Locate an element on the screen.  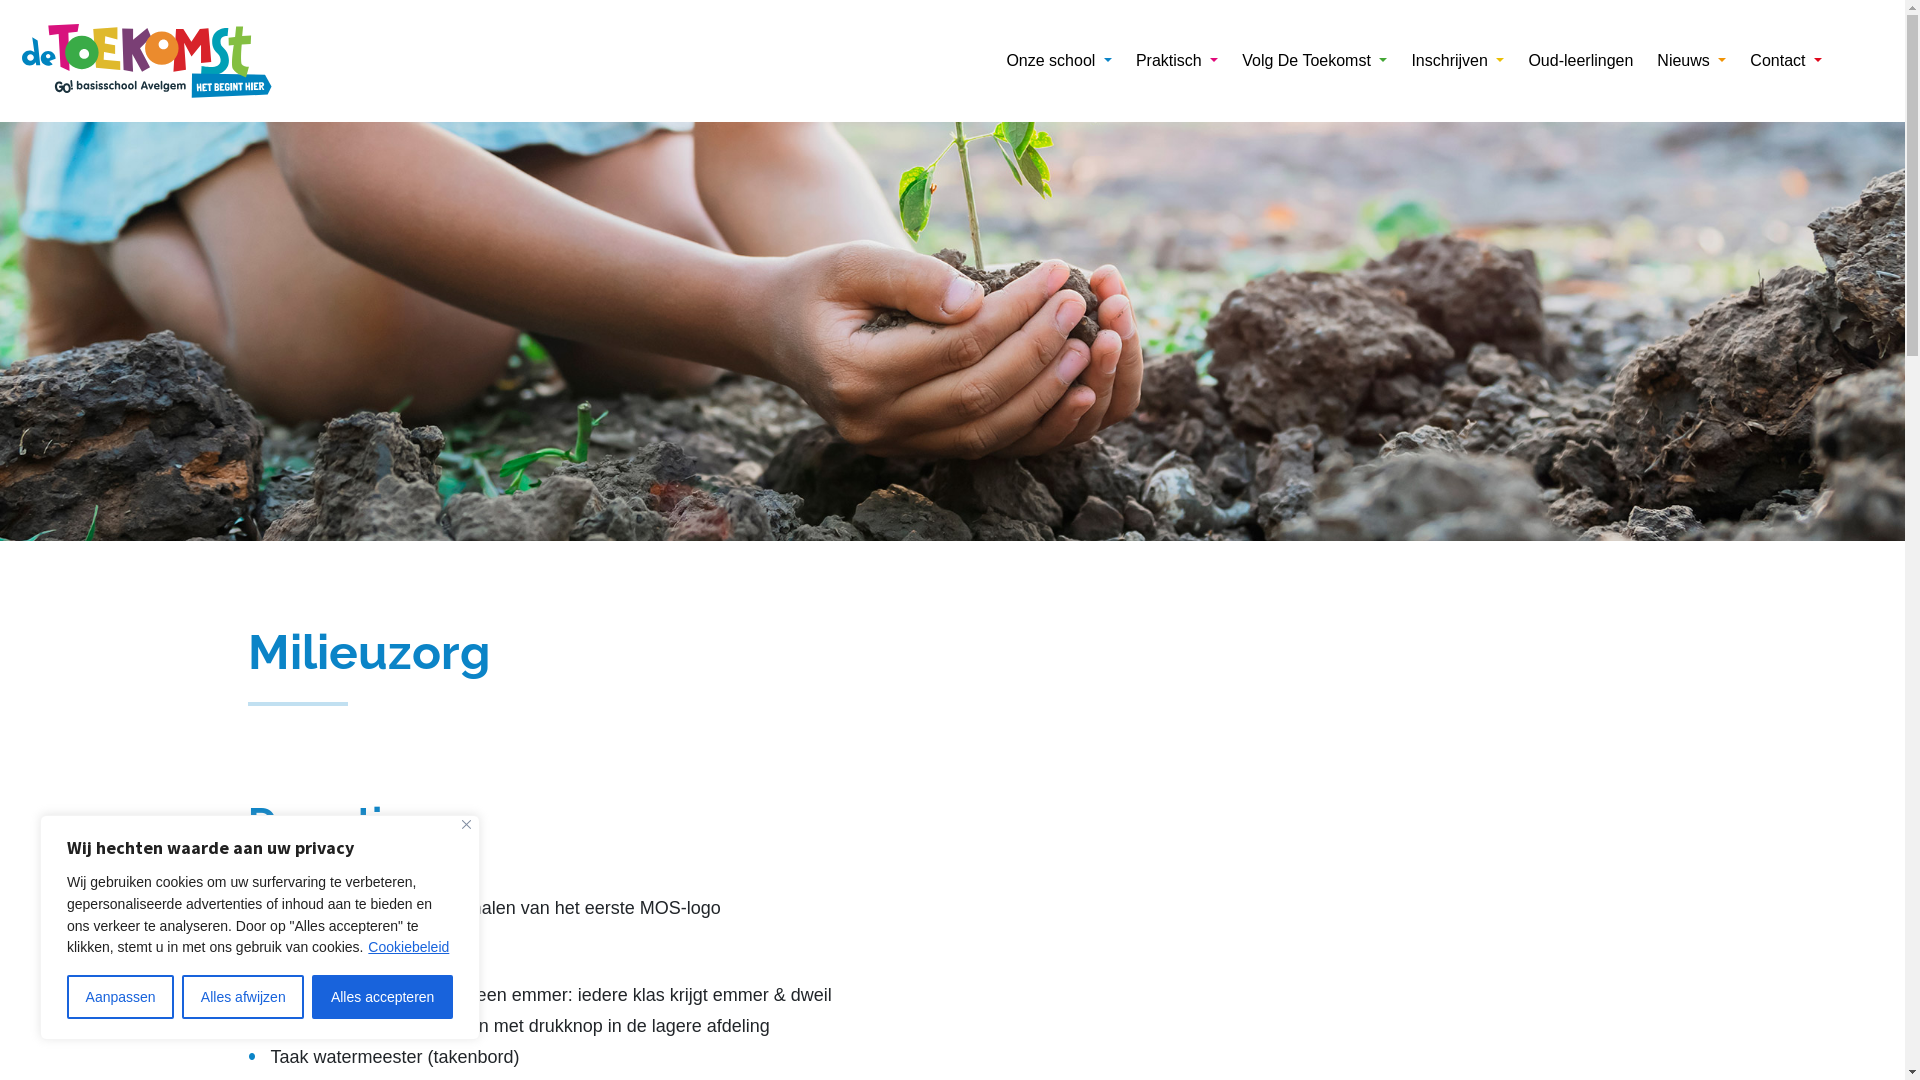
'Onze school' is located at coordinates (1057, 60).